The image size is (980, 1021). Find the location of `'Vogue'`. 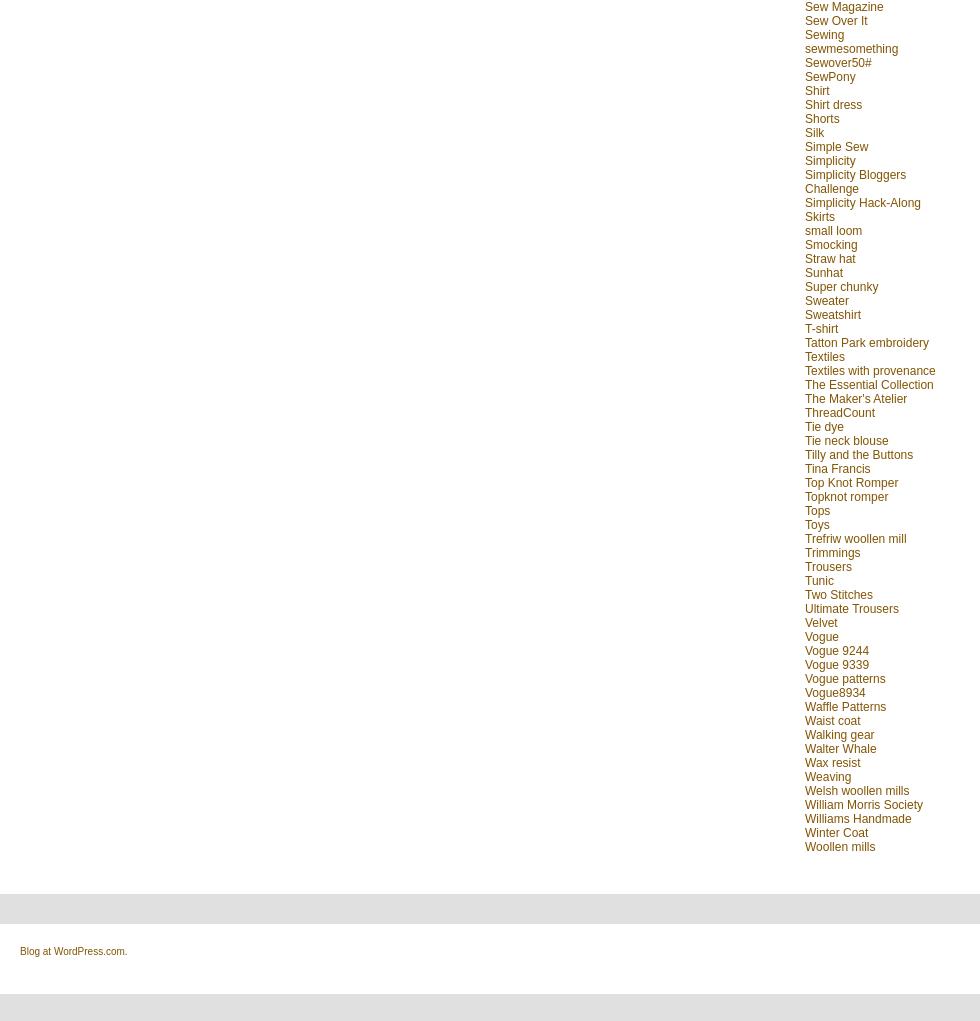

'Vogue' is located at coordinates (822, 634).